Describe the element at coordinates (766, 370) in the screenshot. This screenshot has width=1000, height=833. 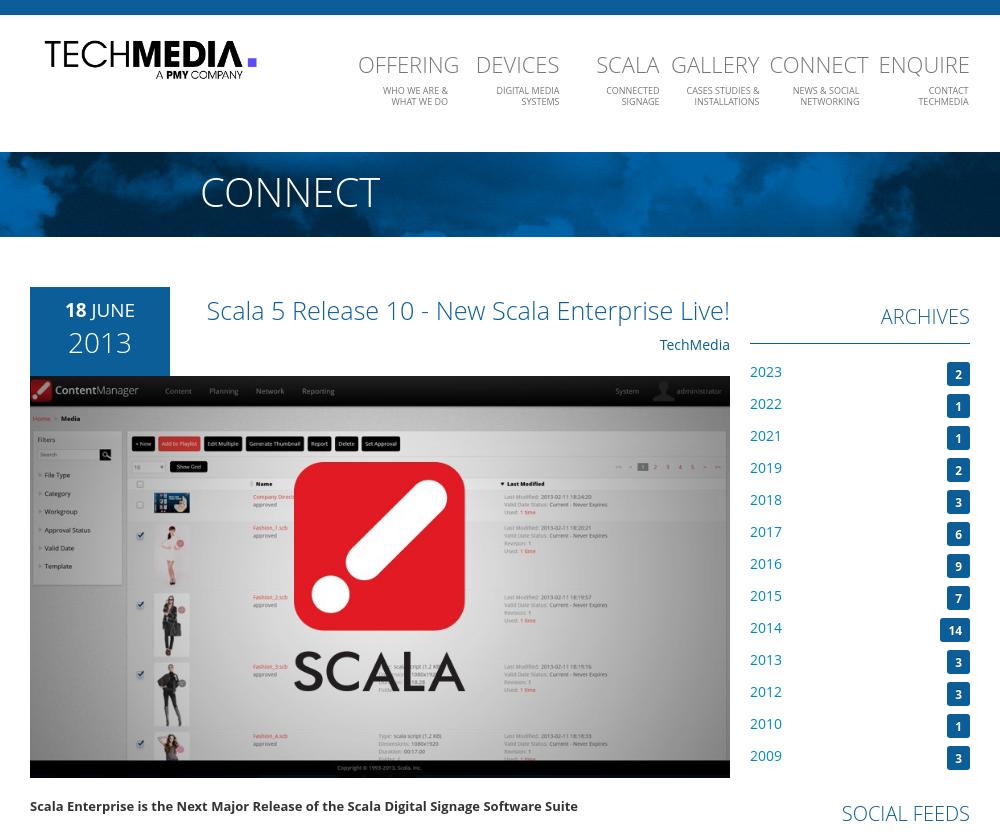
I see `'2023'` at that location.